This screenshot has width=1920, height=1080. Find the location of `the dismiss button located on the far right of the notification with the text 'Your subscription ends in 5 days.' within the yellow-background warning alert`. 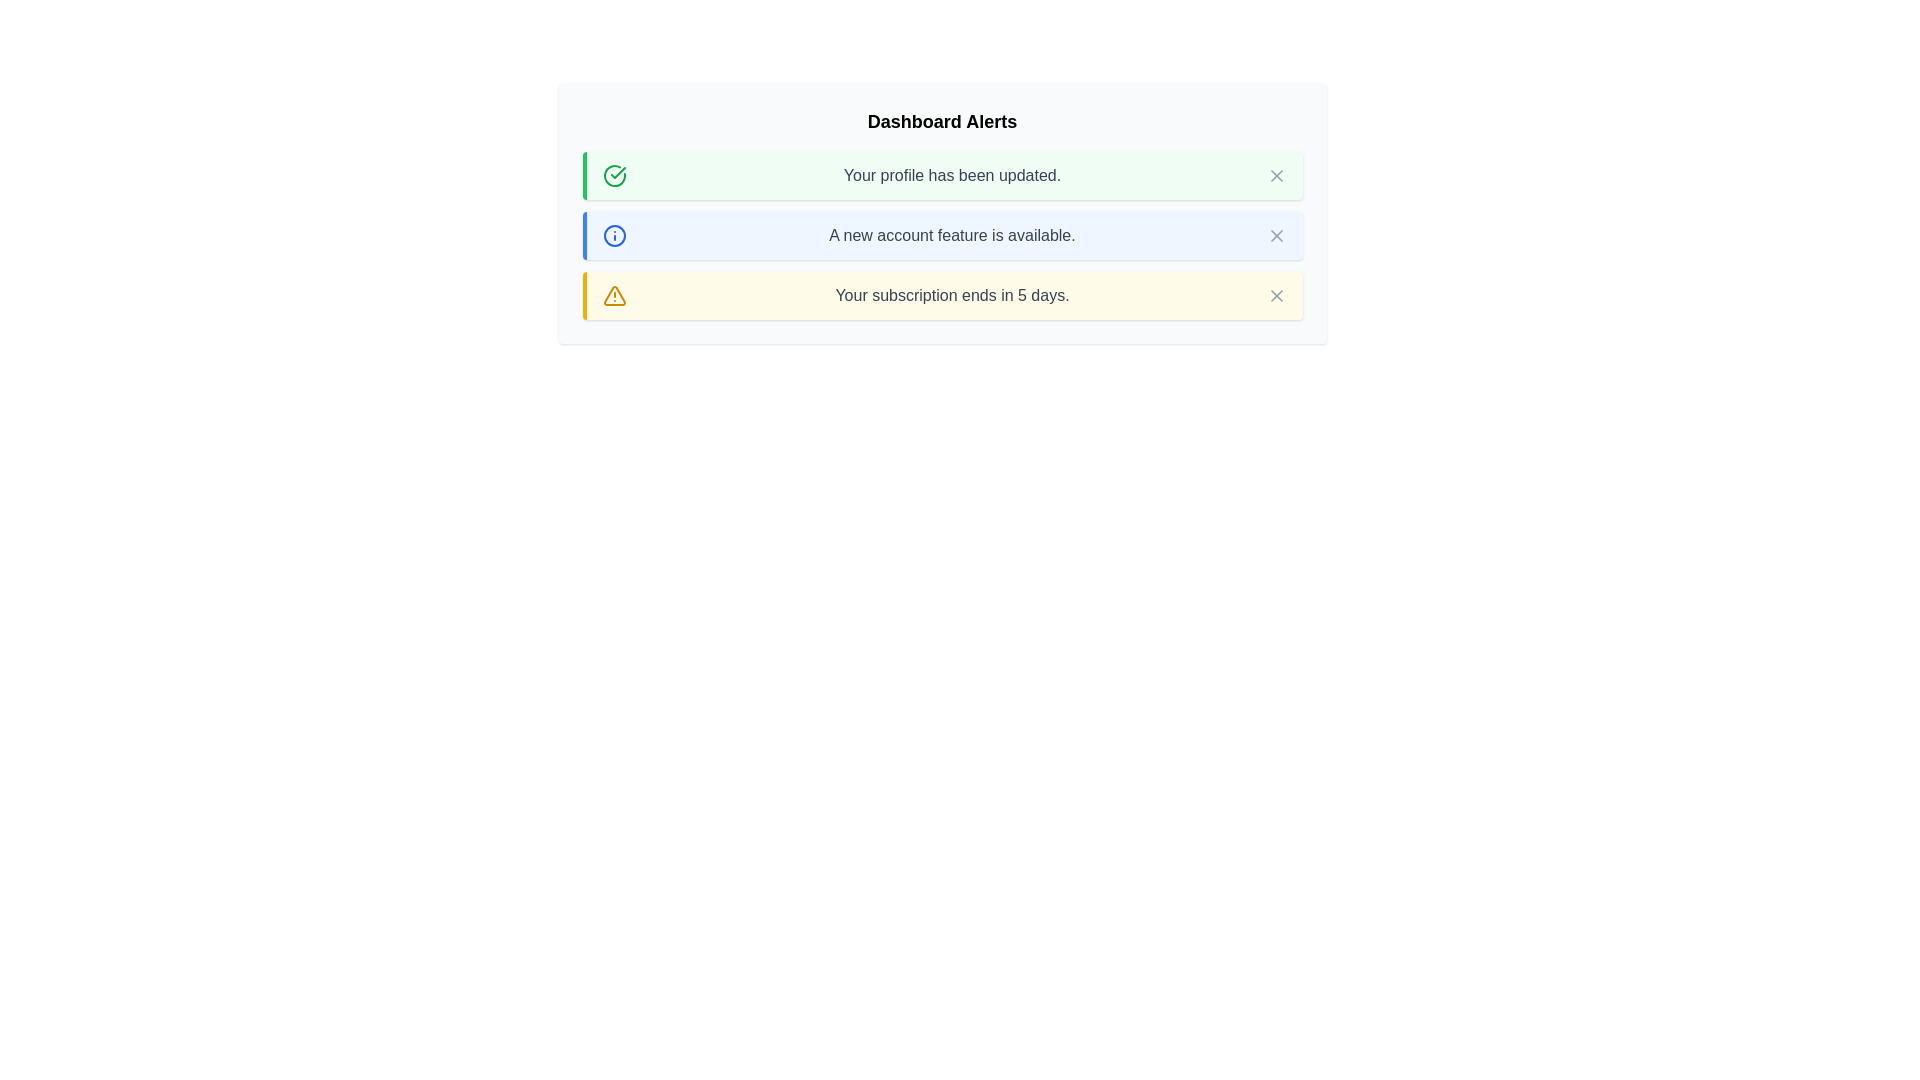

the dismiss button located on the far right of the notification with the text 'Your subscription ends in 5 days.' within the yellow-background warning alert is located at coordinates (1275, 296).